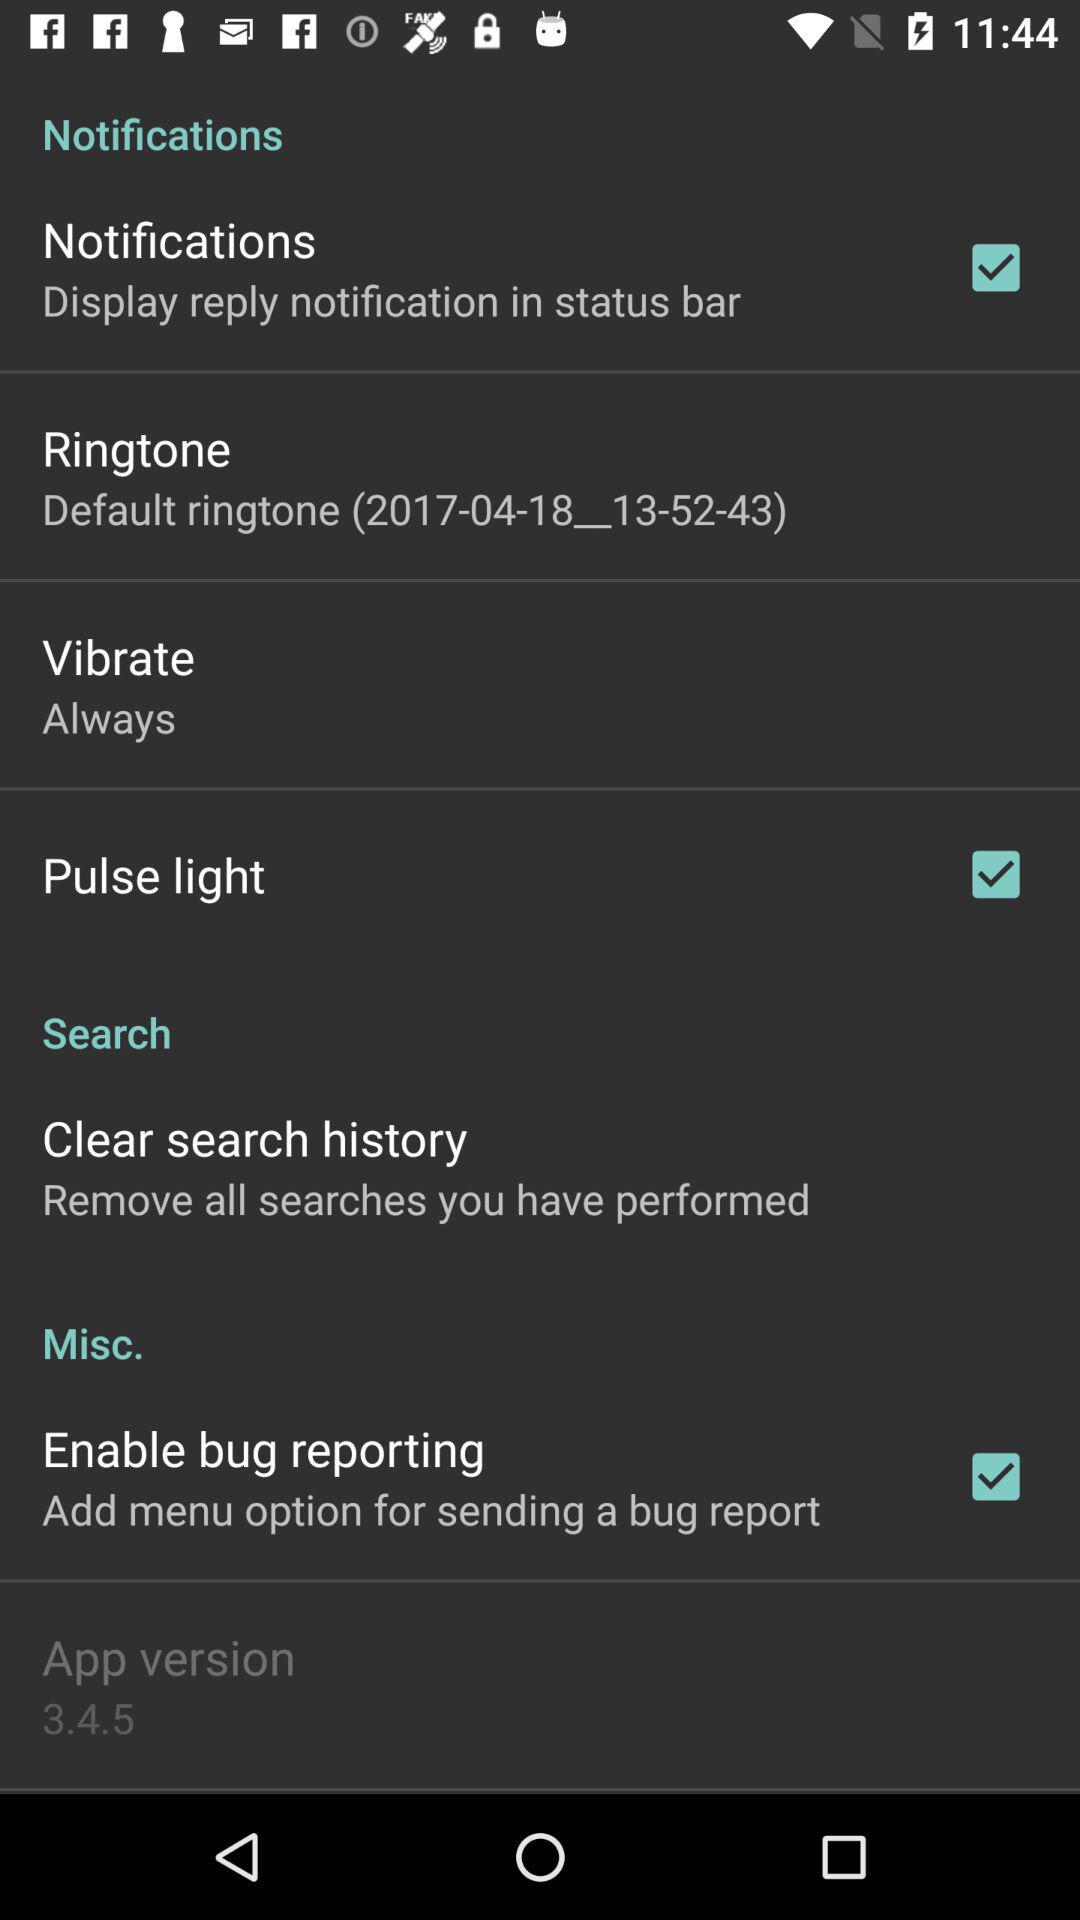  I want to click on the item below remove all searches item, so click(540, 1321).